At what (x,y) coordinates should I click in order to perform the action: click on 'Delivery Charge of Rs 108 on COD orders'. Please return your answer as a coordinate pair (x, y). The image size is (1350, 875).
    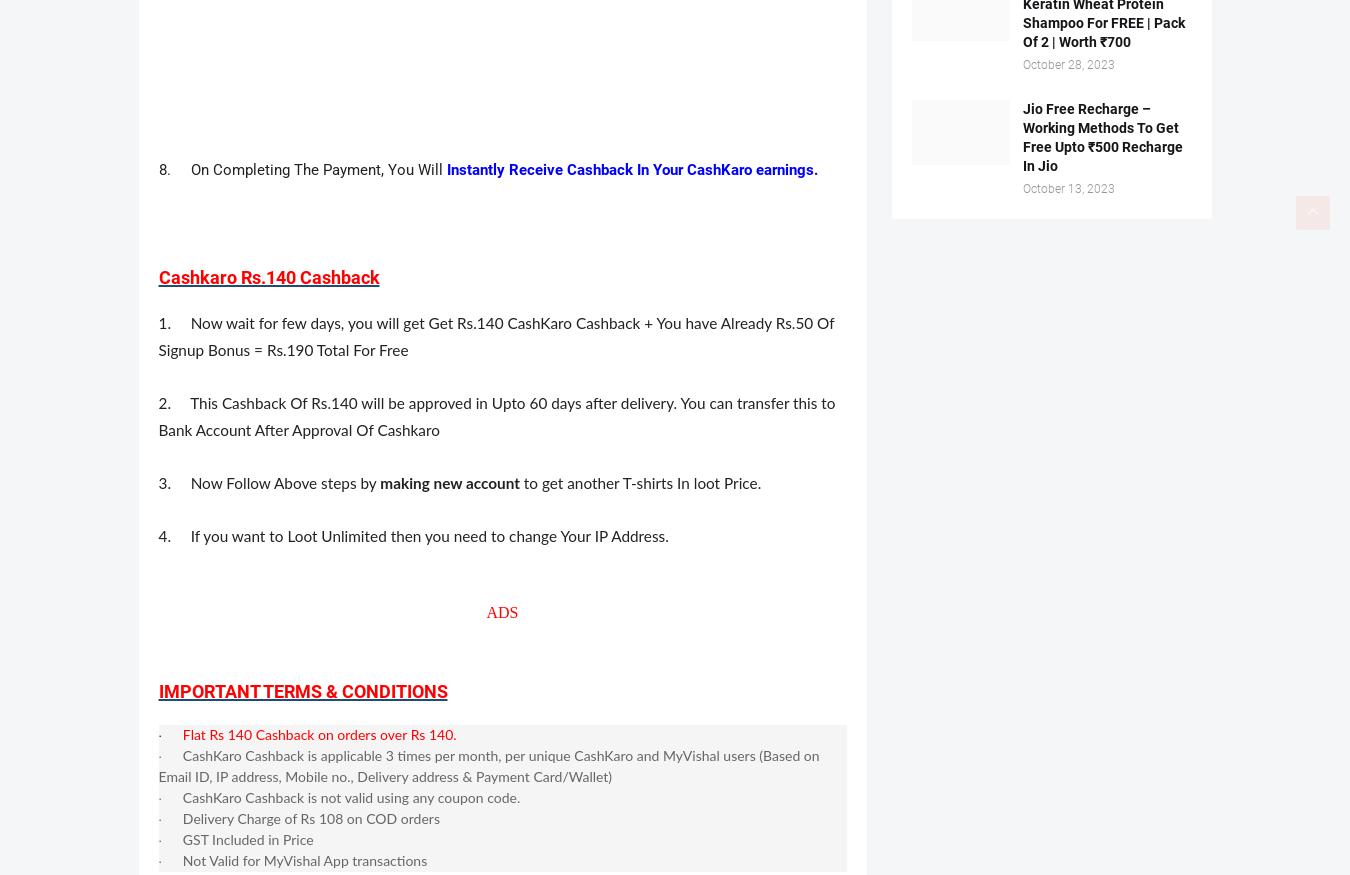
    Looking at the image, I should click on (181, 819).